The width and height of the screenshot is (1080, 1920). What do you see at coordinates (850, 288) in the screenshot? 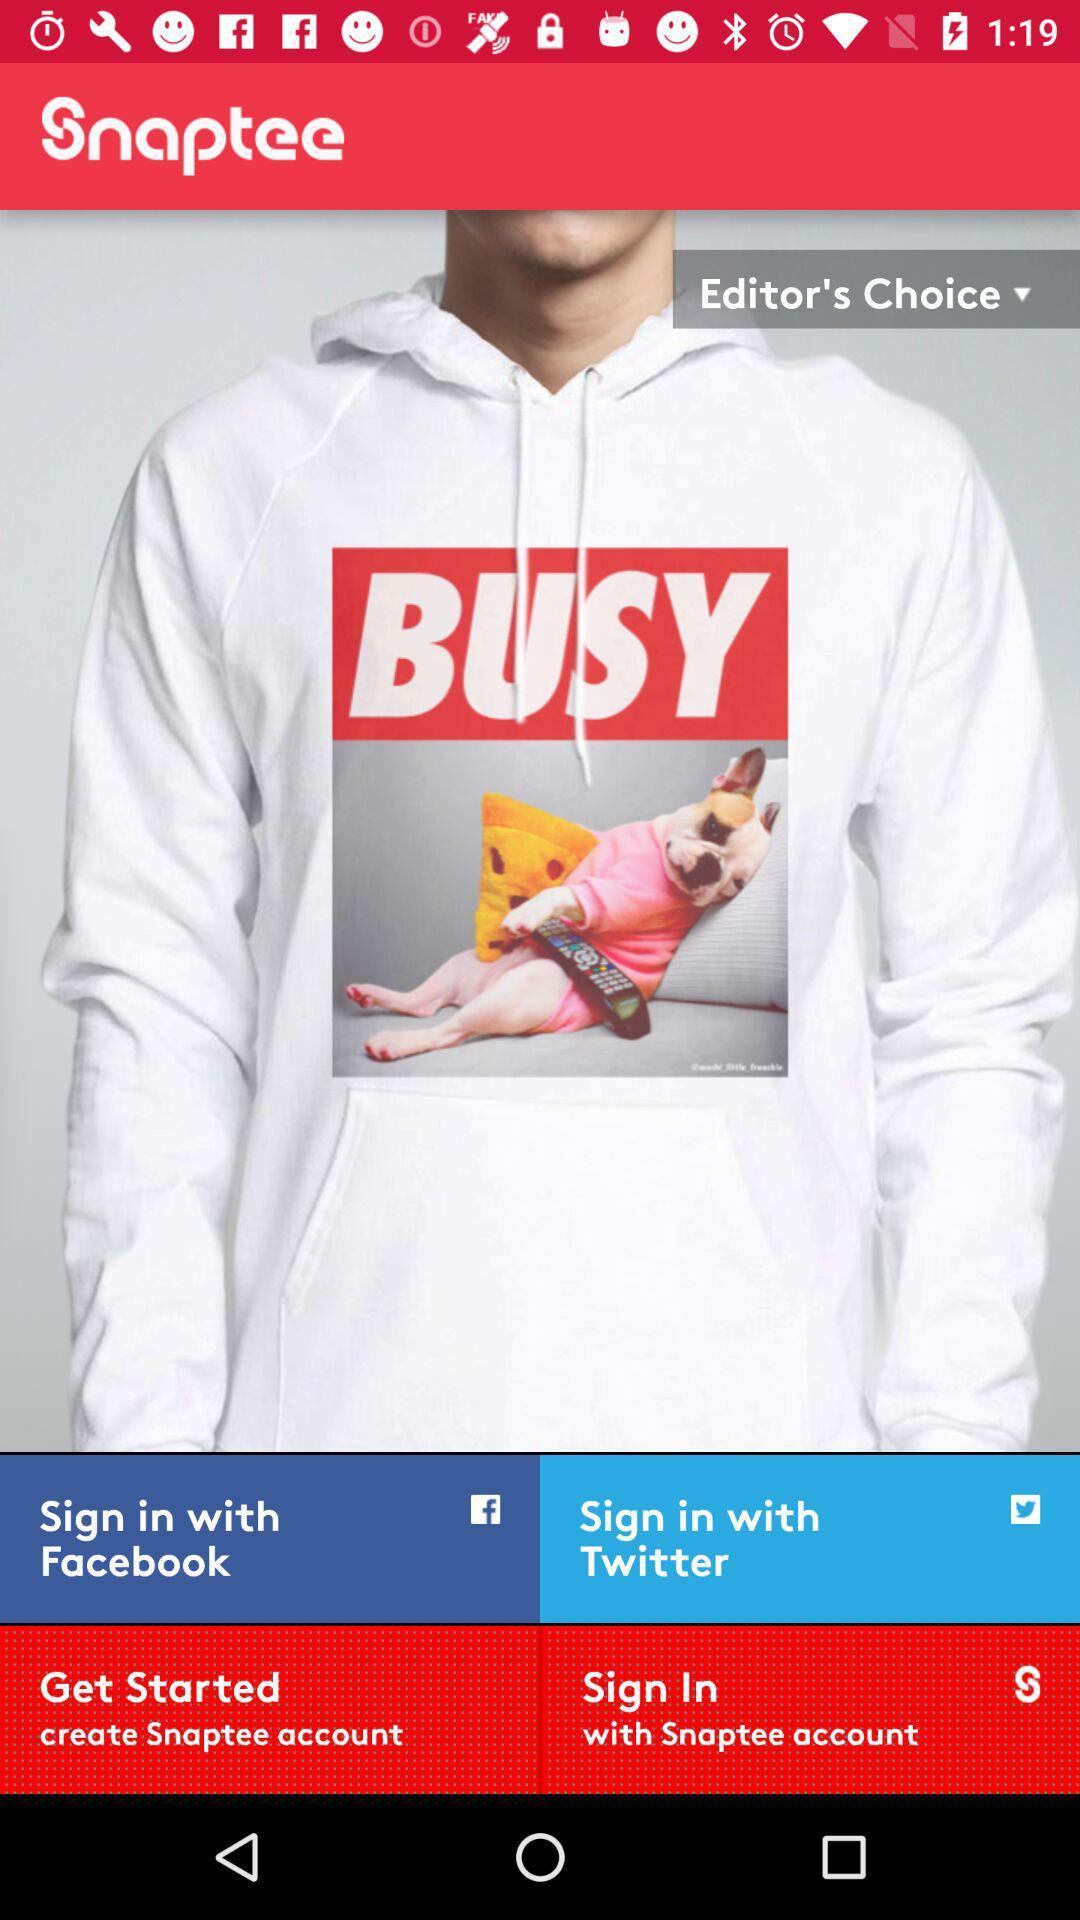
I see `the editor's choice icon` at bounding box center [850, 288].